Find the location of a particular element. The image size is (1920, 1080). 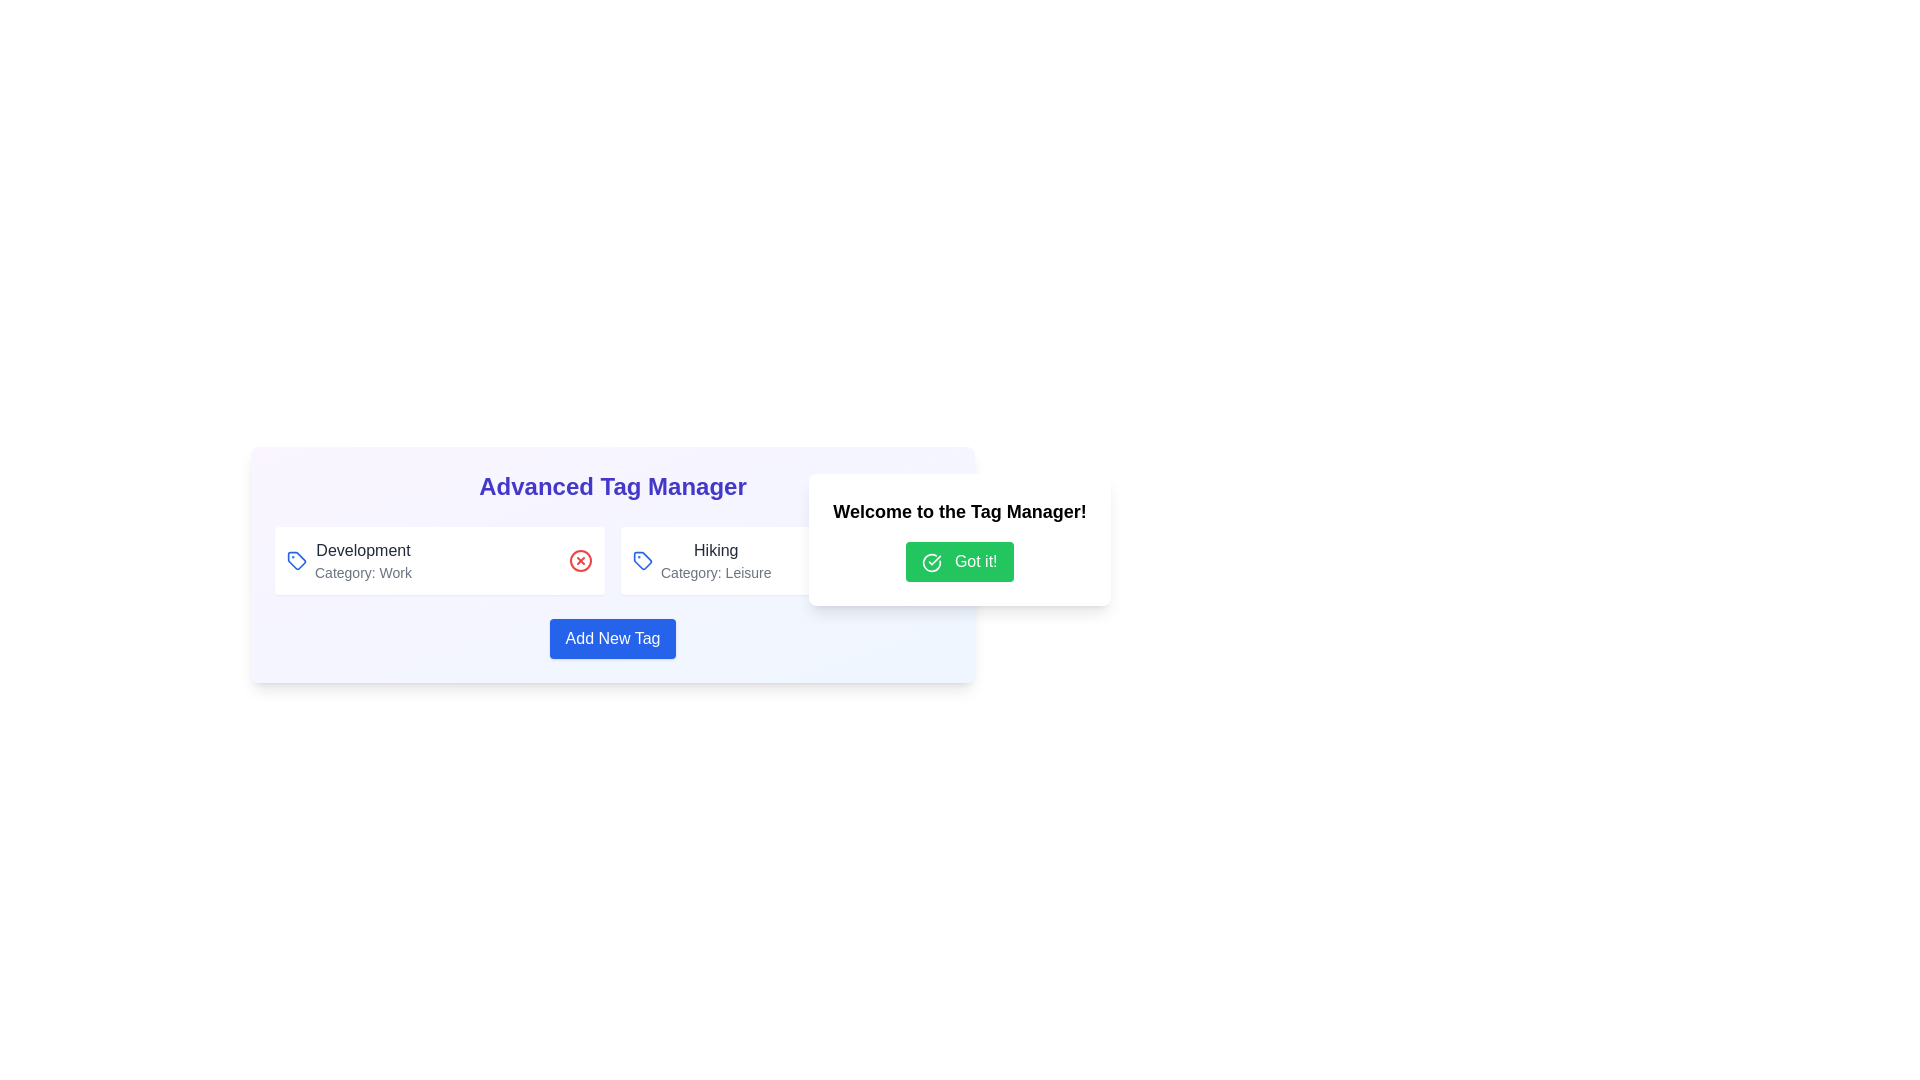

the actionable button located centrally below the highlighted tags is located at coordinates (612, 639).